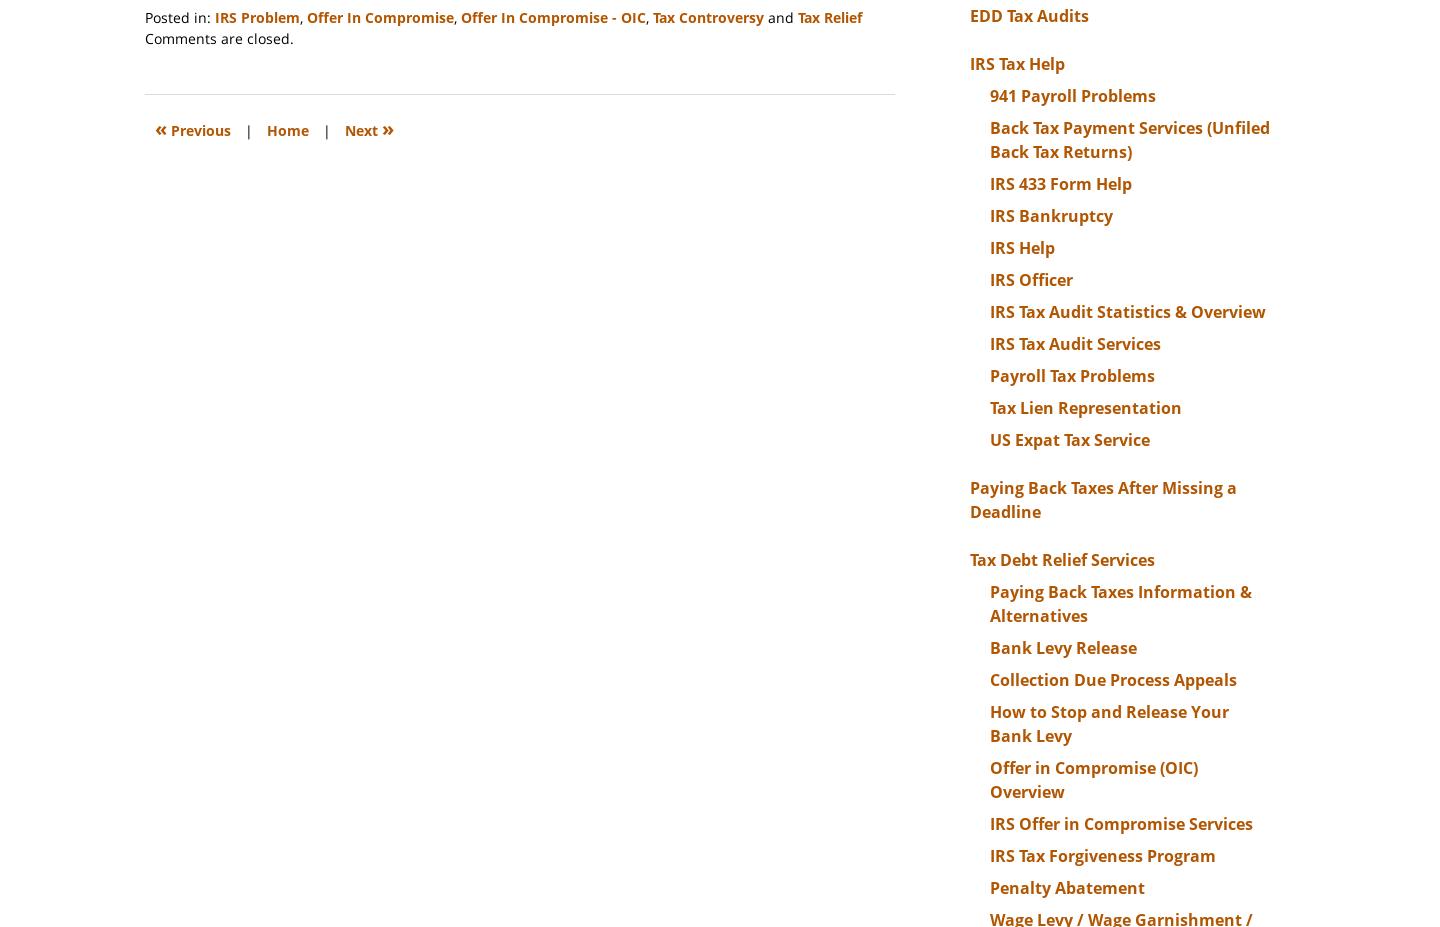  I want to click on 'and', so click(763, 16).